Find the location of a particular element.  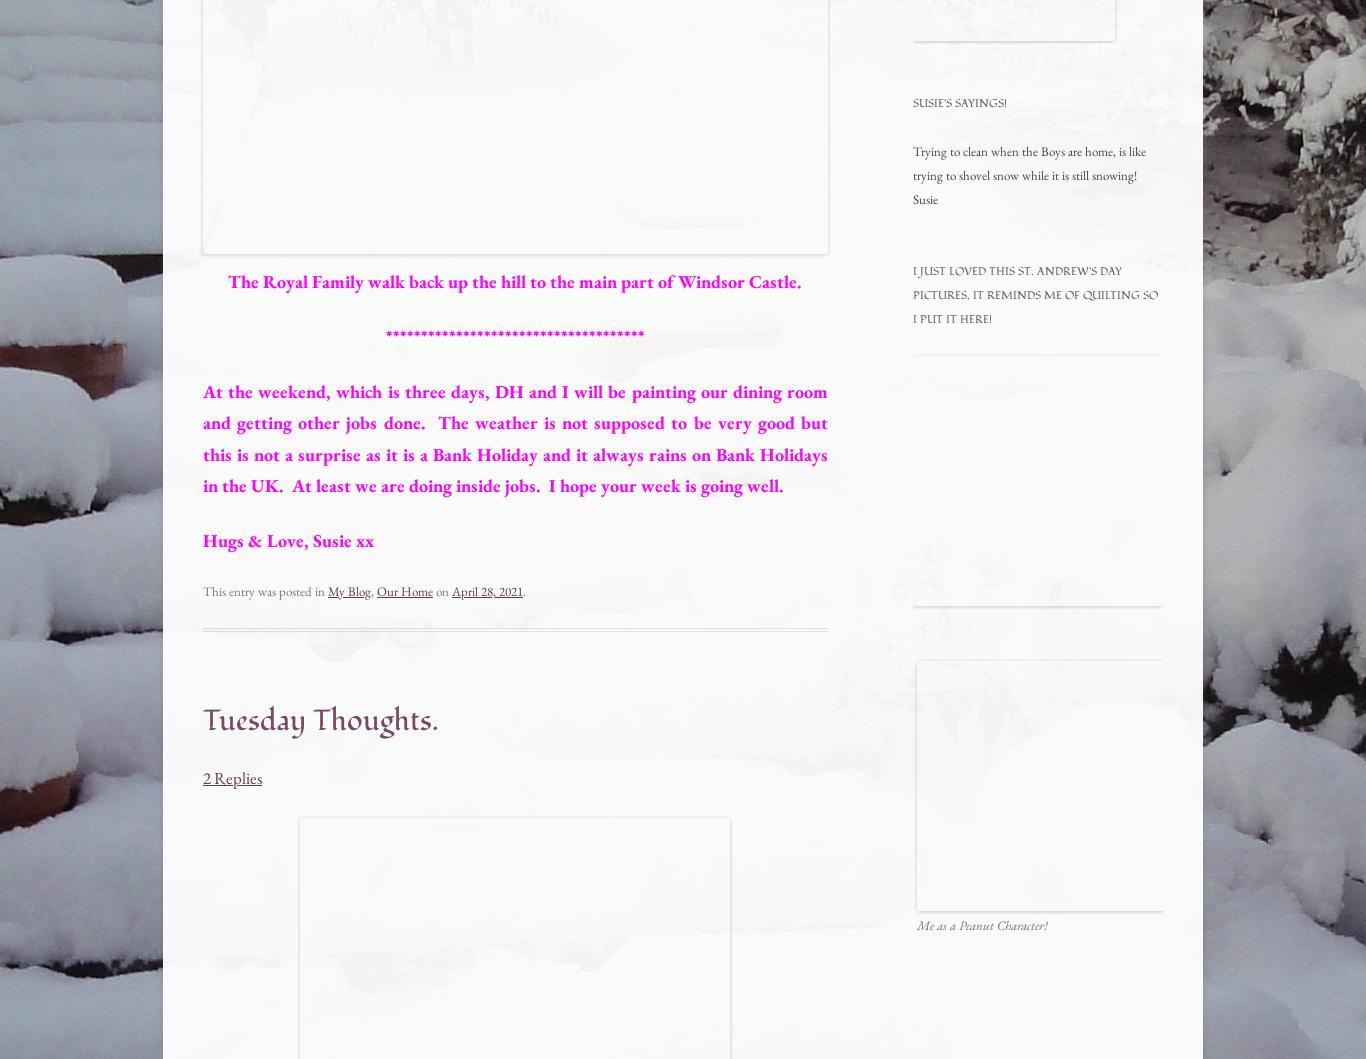

'on' is located at coordinates (441, 590).